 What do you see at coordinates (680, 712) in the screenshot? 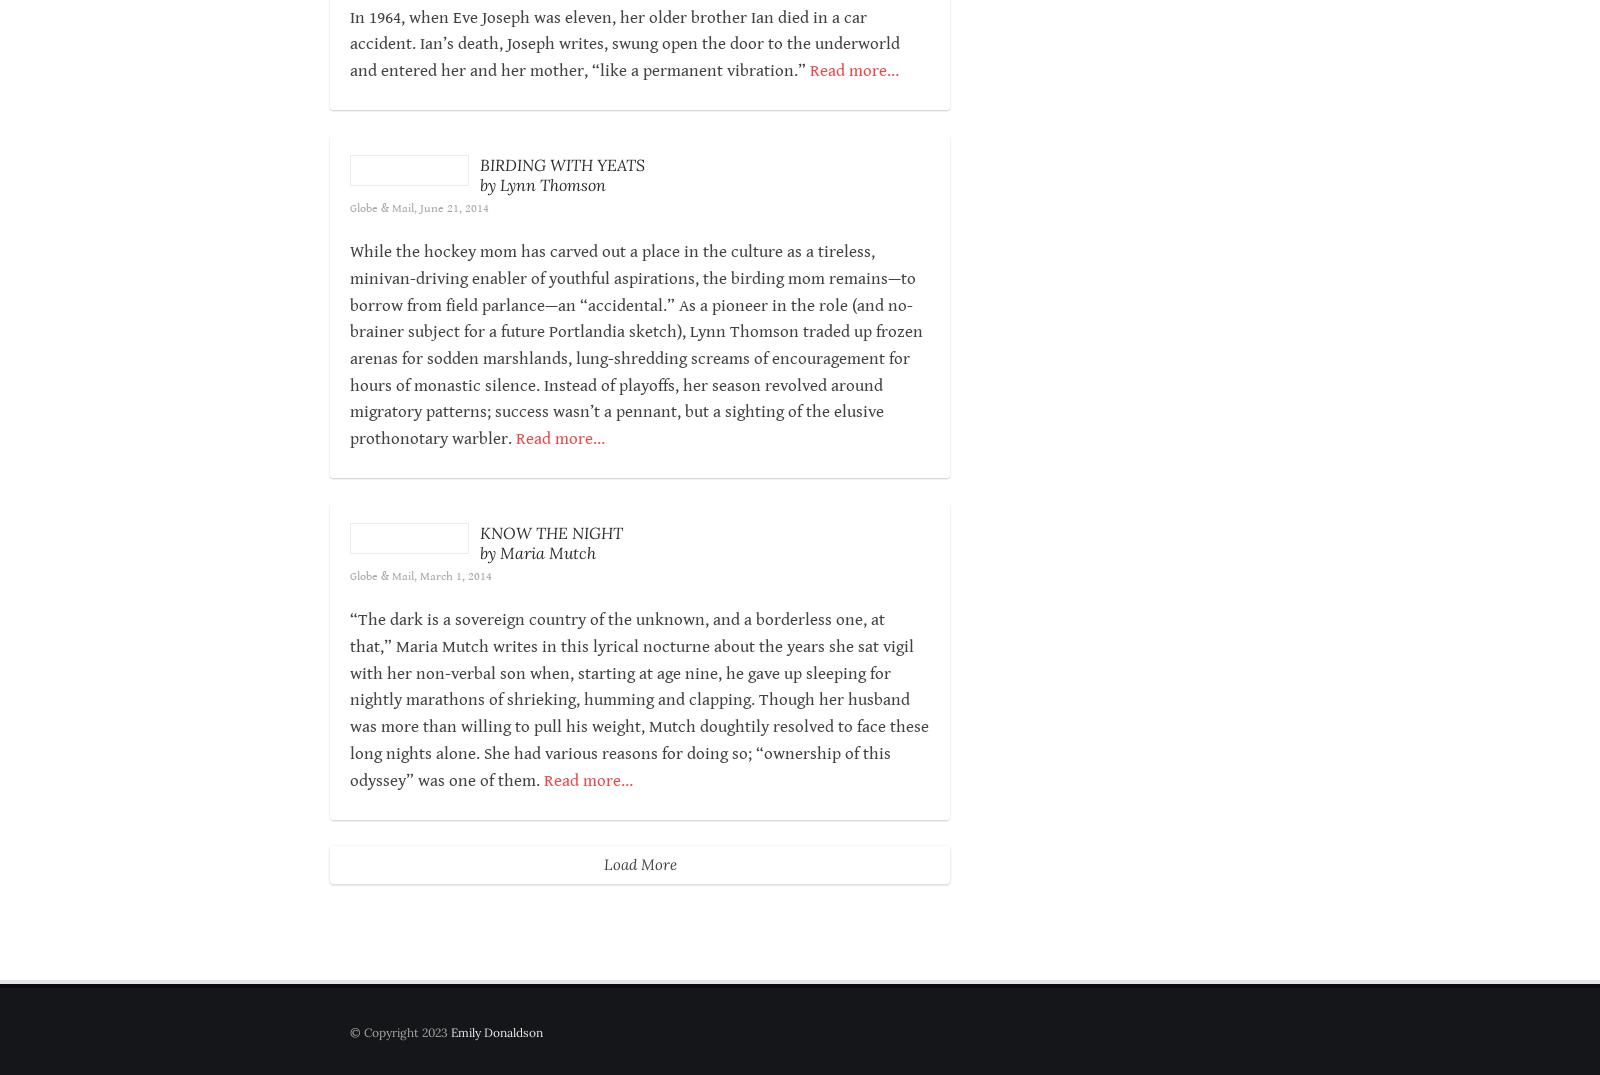
I see `'“The dark is a sovereign country of the unknown, and a borderless one, at that,”'` at bounding box center [680, 712].